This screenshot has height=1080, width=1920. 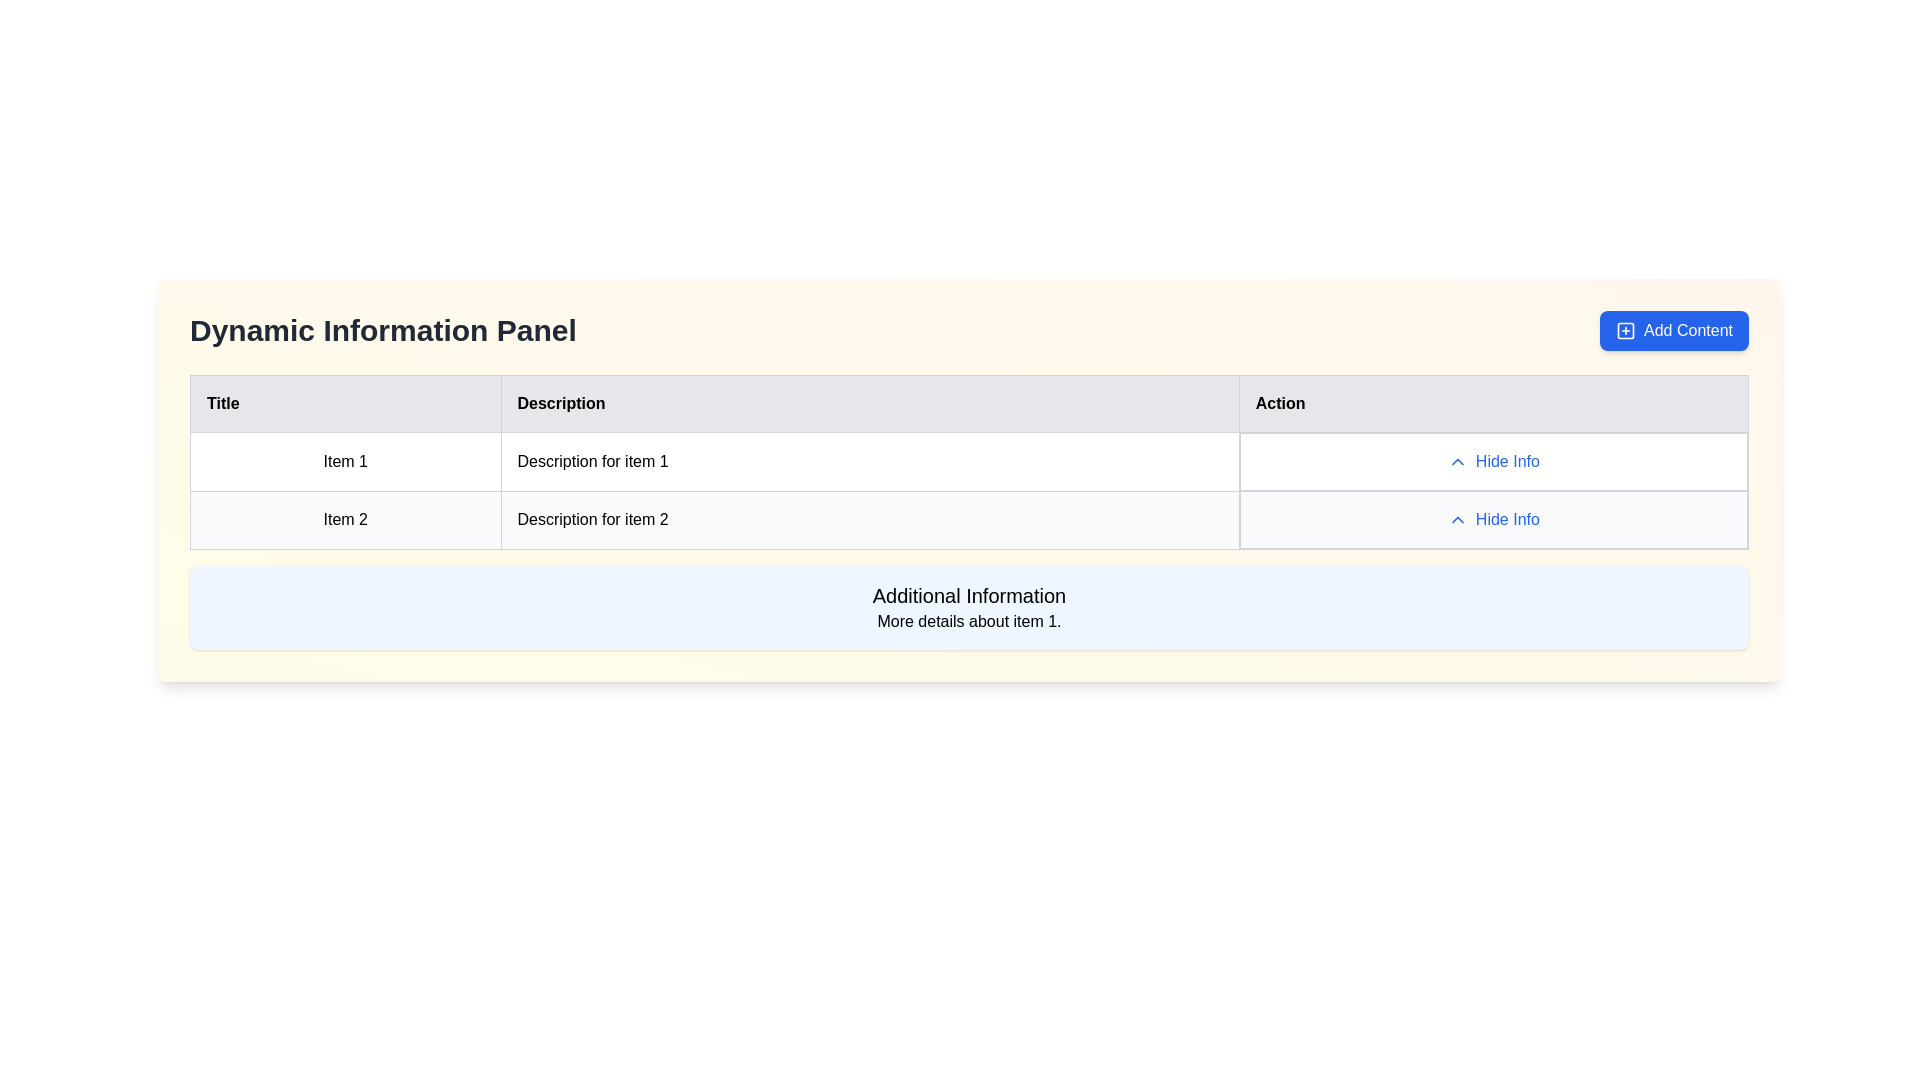 What do you see at coordinates (1493, 519) in the screenshot?
I see `the second 'Hide Info' button in the 'Action' column of the table for 'Item 2' to change its color` at bounding box center [1493, 519].